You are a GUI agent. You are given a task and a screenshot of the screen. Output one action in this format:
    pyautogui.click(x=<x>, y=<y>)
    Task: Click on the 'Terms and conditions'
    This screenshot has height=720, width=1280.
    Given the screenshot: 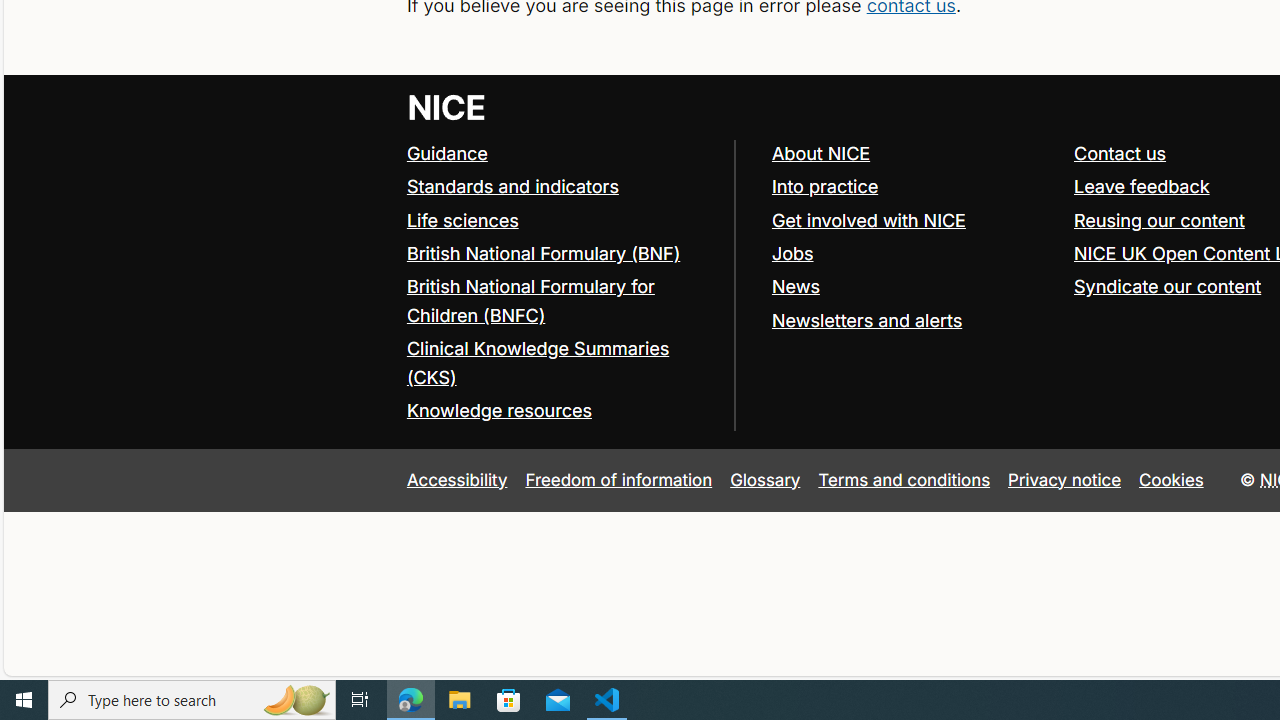 What is the action you would take?
    pyautogui.click(x=903, y=479)
    